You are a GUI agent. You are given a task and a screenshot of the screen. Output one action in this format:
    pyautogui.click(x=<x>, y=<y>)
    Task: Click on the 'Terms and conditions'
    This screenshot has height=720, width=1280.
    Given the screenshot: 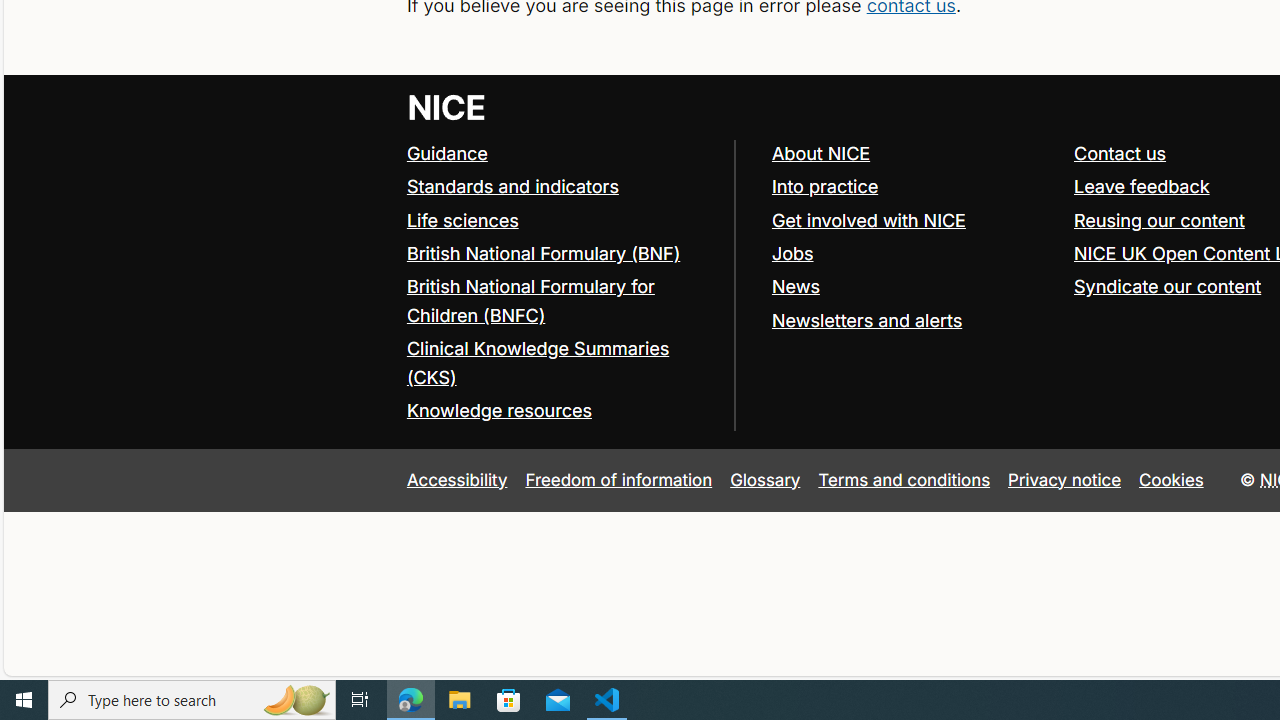 What is the action you would take?
    pyautogui.click(x=903, y=479)
    